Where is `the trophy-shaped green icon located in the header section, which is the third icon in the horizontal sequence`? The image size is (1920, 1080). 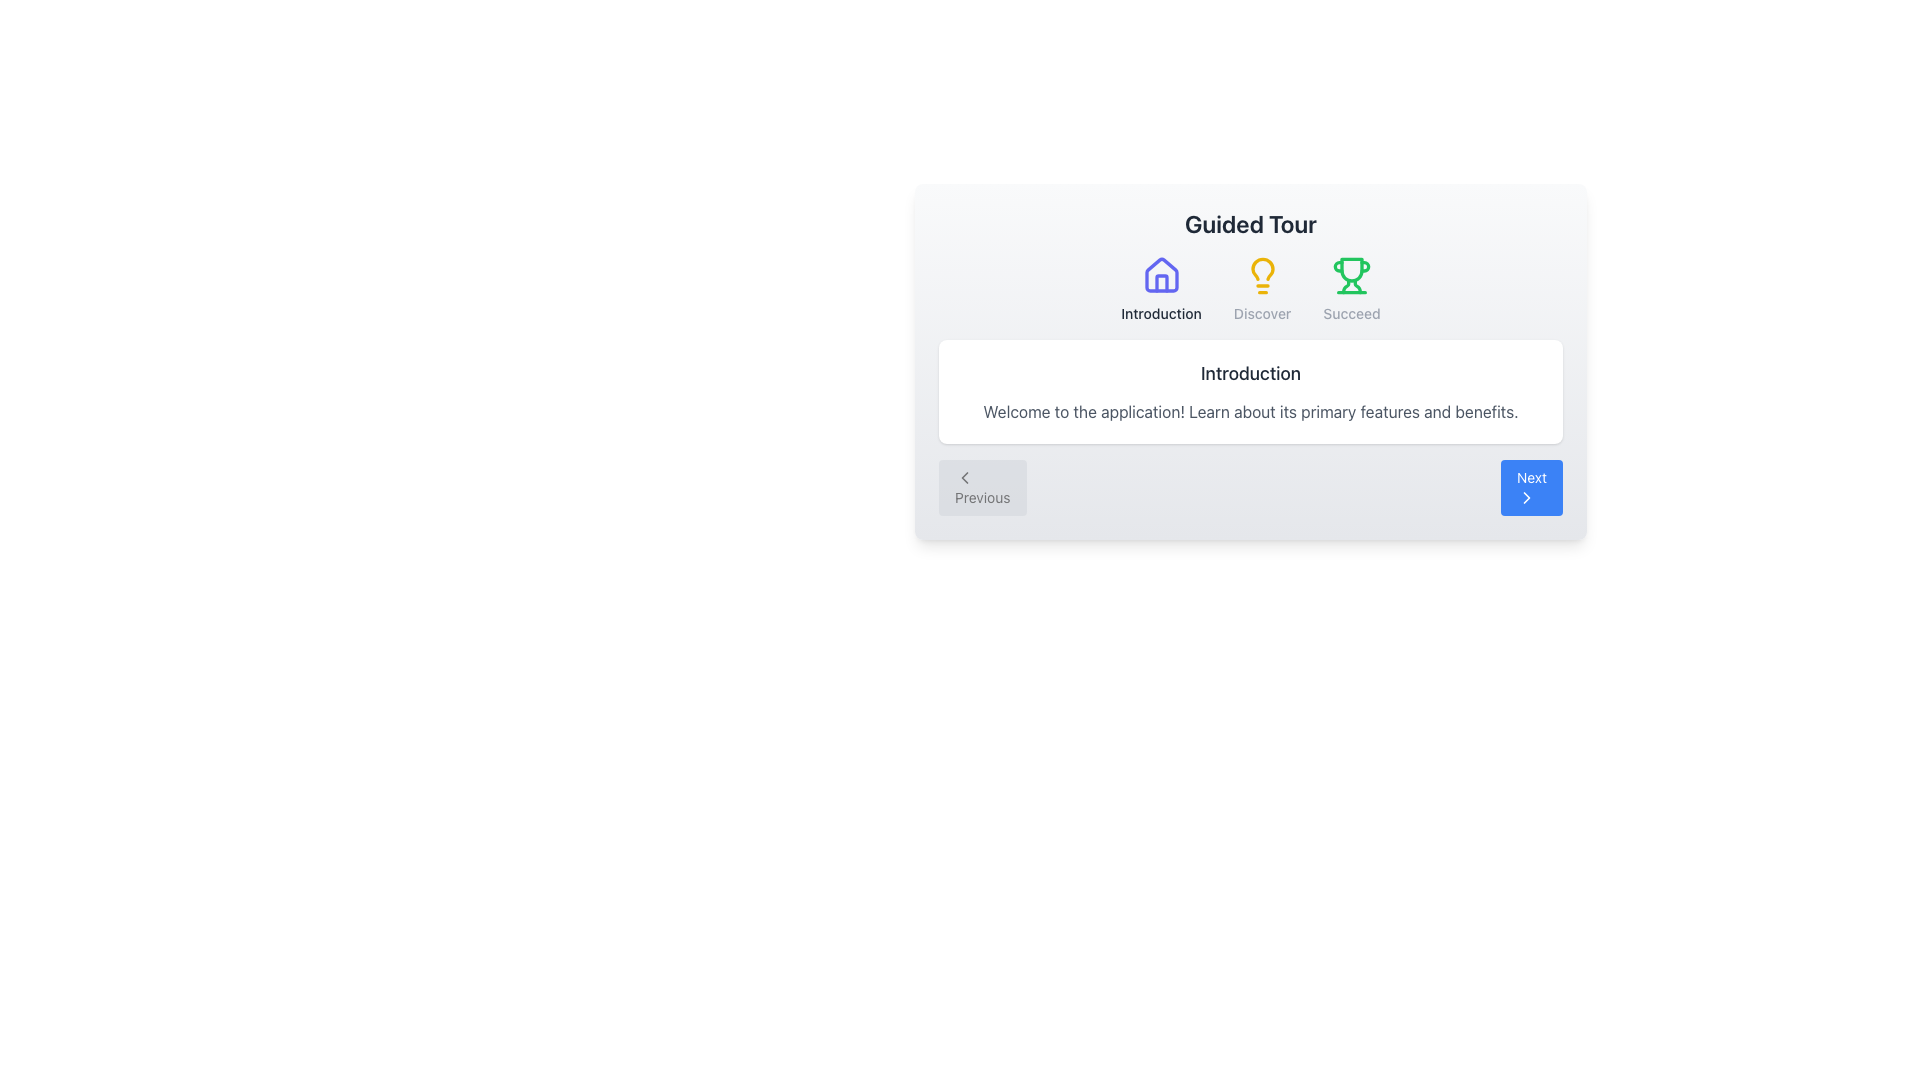 the trophy-shaped green icon located in the header section, which is the third icon in the horizontal sequence is located at coordinates (1352, 270).